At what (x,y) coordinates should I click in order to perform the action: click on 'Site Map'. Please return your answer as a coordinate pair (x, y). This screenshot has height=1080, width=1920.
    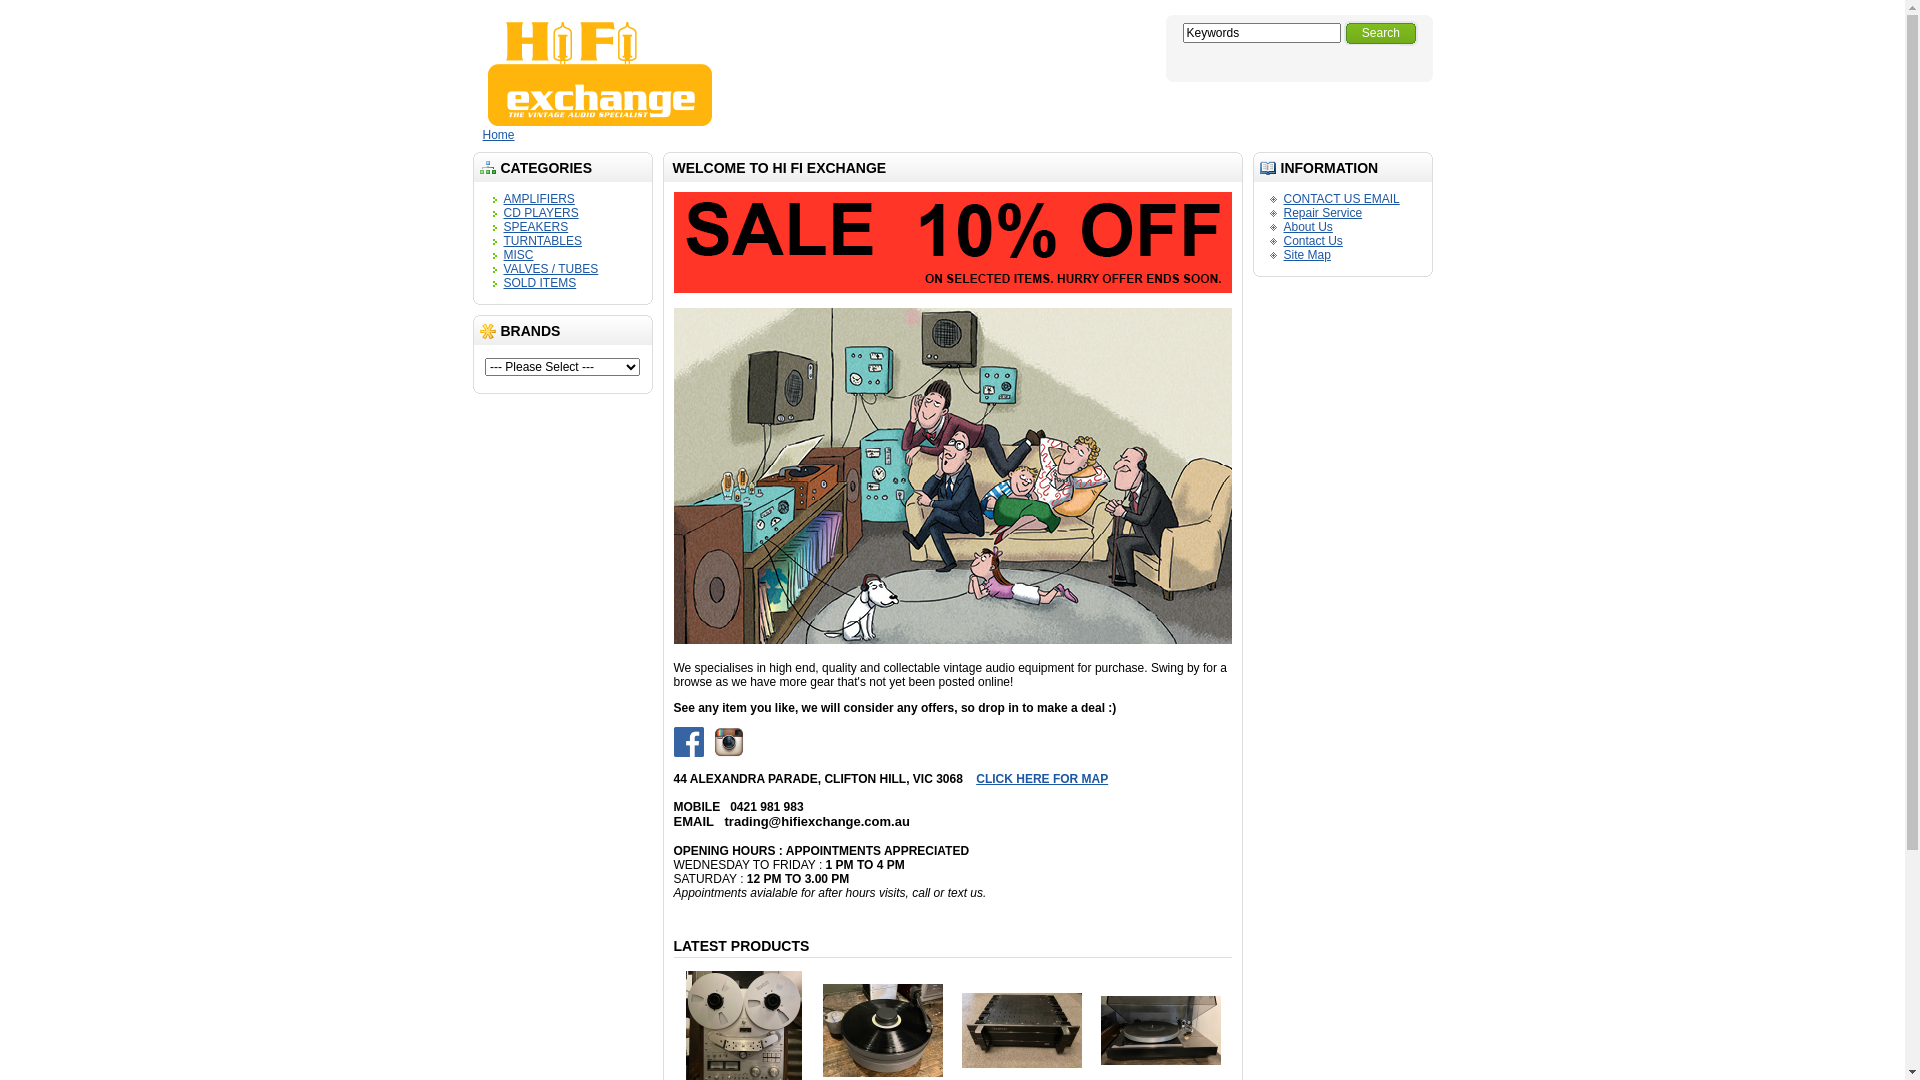
    Looking at the image, I should click on (1307, 253).